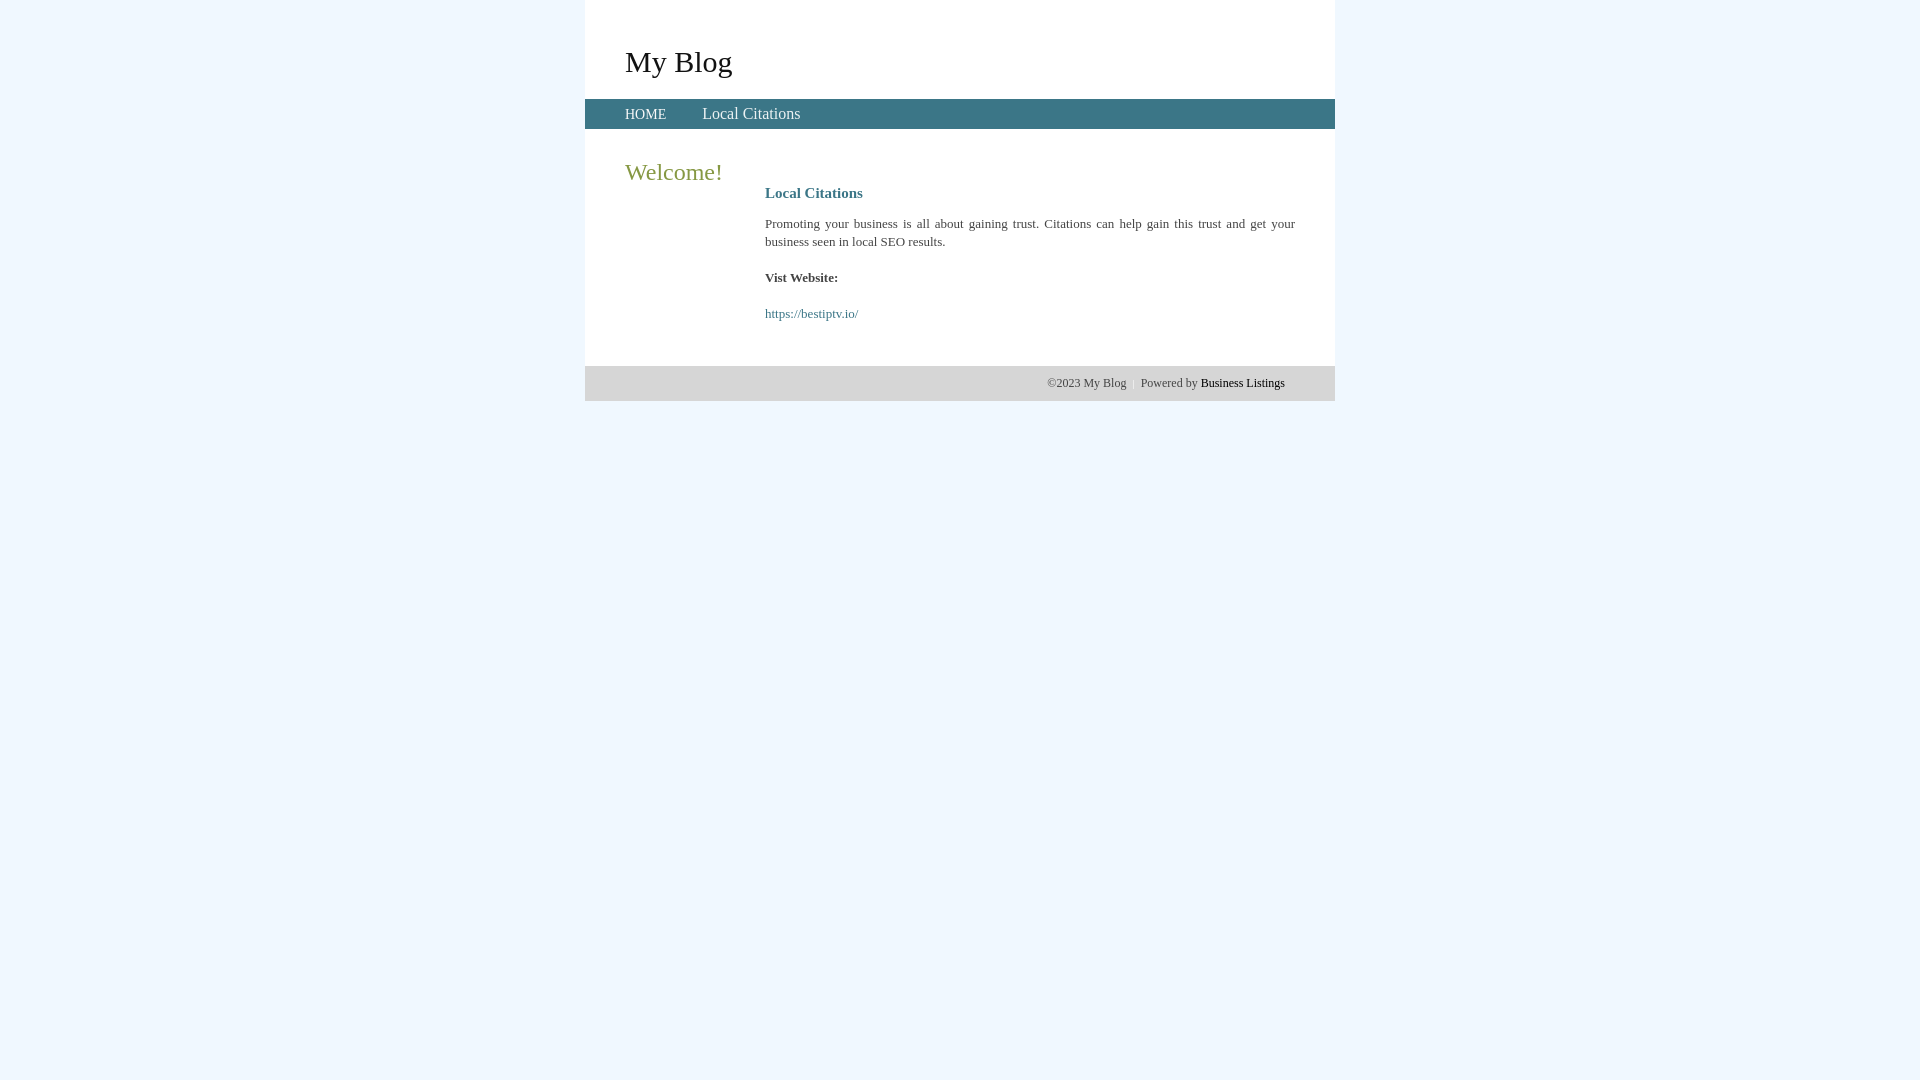 The height and width of the screenshot is (1080, 1920). What do you see at coordinates (678, 60) in the screenshot?
I see `'My Blog'` at bounding box center [678, 60].